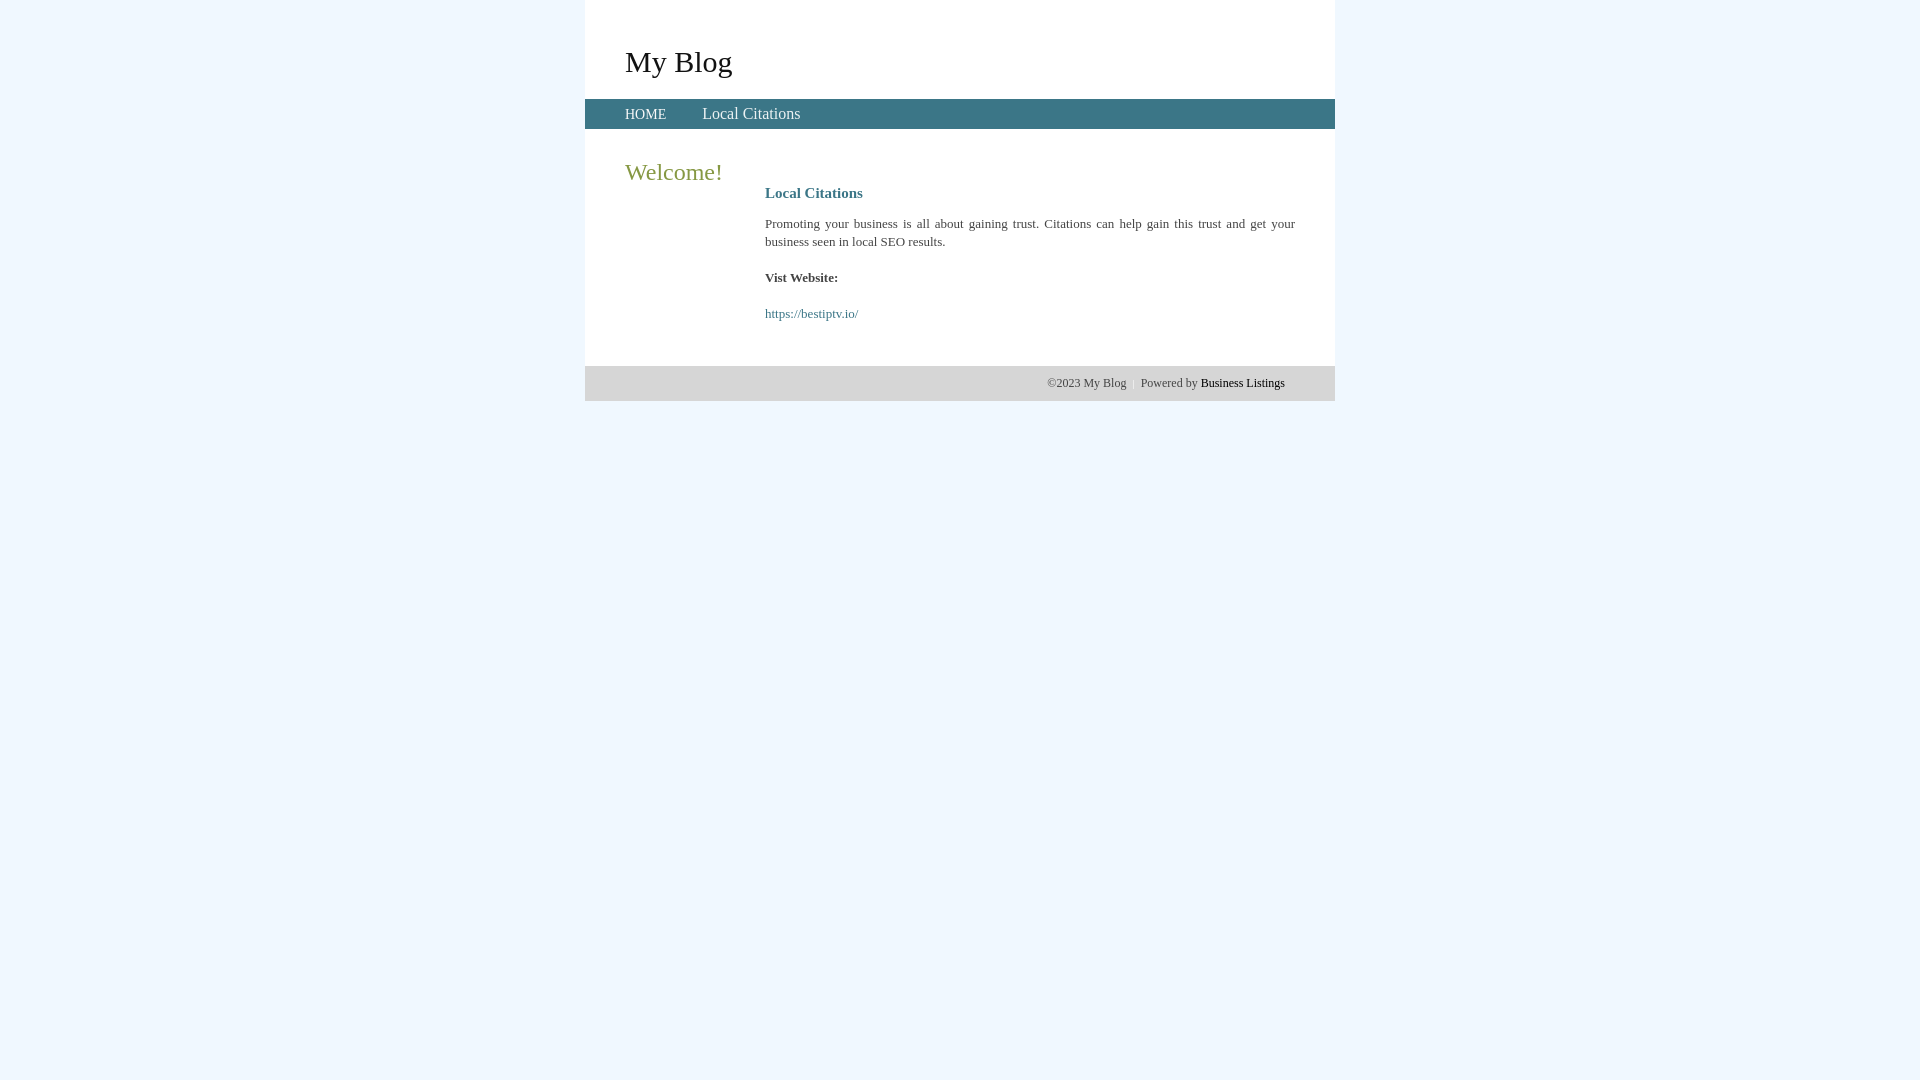 The height and width of the screenshot is (1080, 1920). What do you see at coordinates (678, 60) in the screenshot?
I see `'My Blog'` at bounding box center [678, 60].